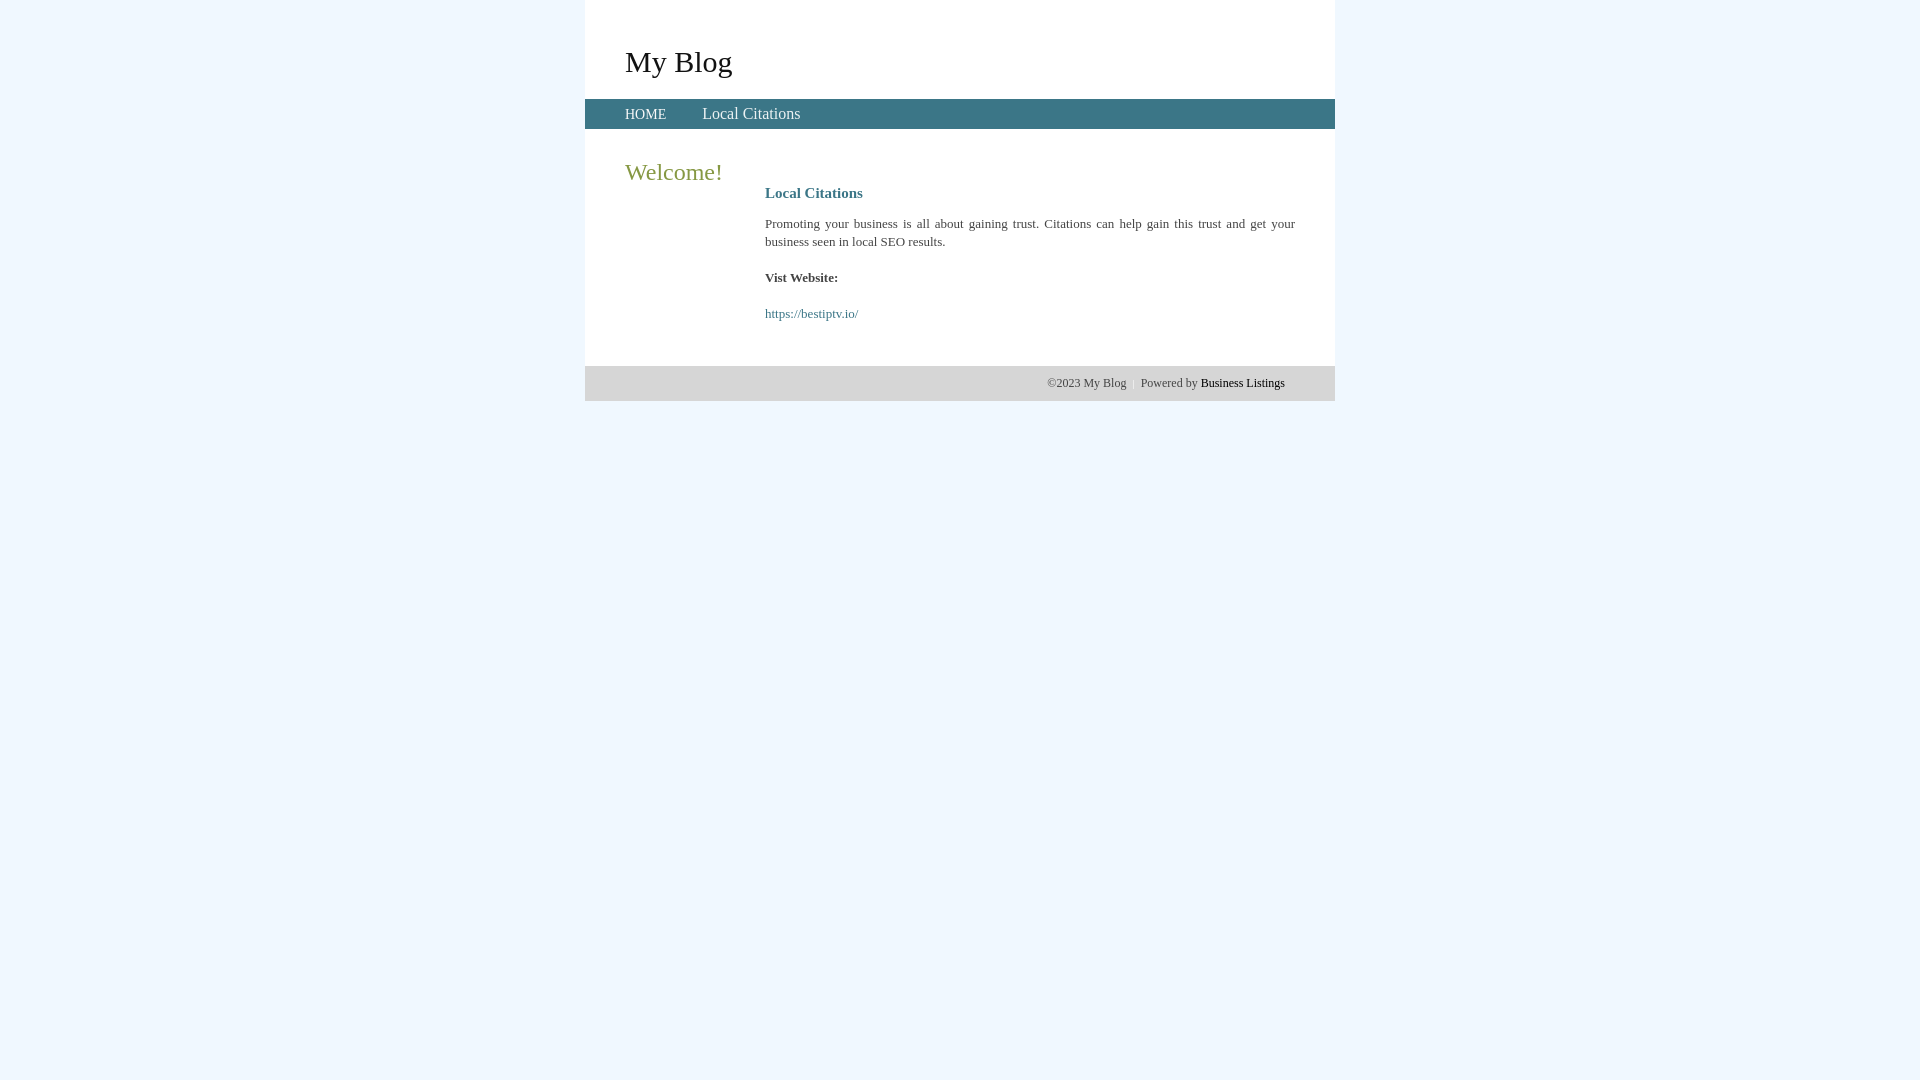 The height and width of the screenshot is (1080, 1920). What do you see at coordinates (678, 60) in the screenshot?
I see `'My Blog'` at bounding box center [678, 60].